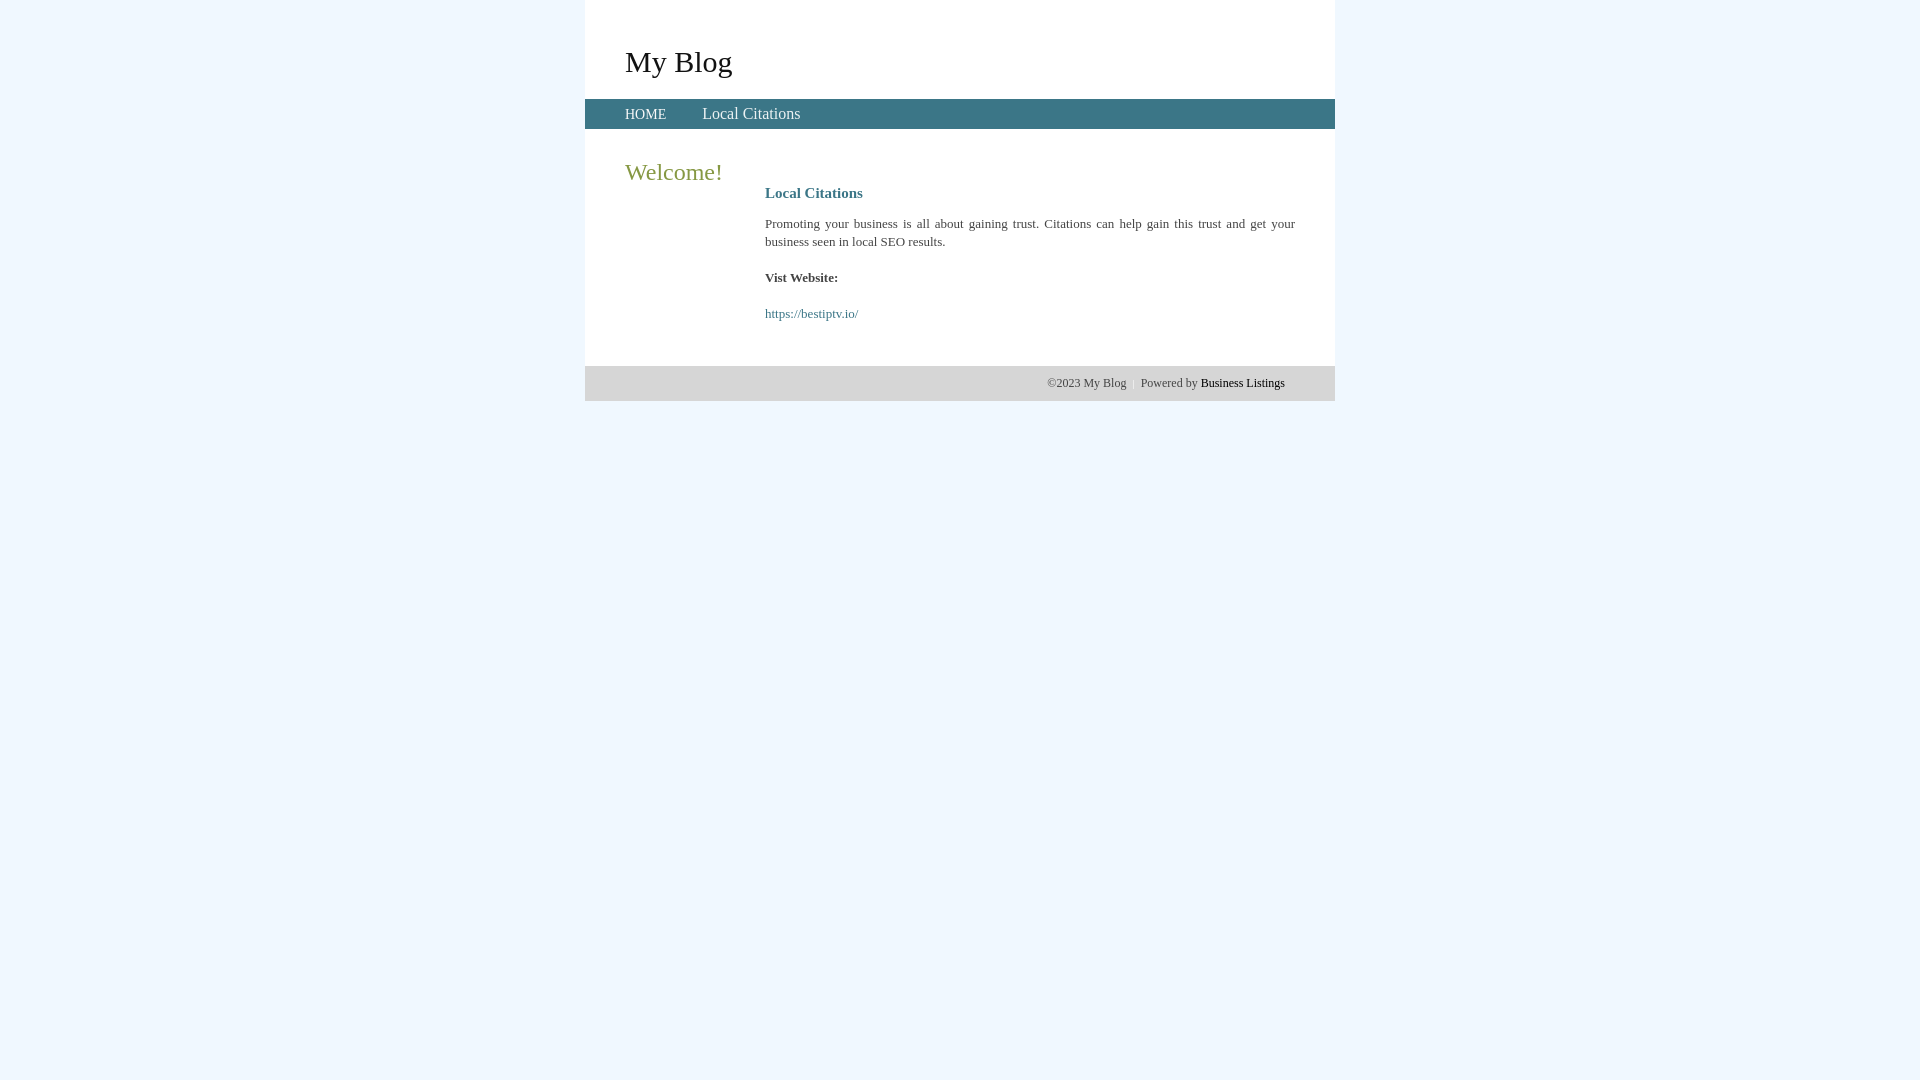 The height and width of the screenshot is (1080, 1920). What do you see at coordinates (678, 60) in the screenshot?
I see `'My Blog'` at bounding box center [678, 60].